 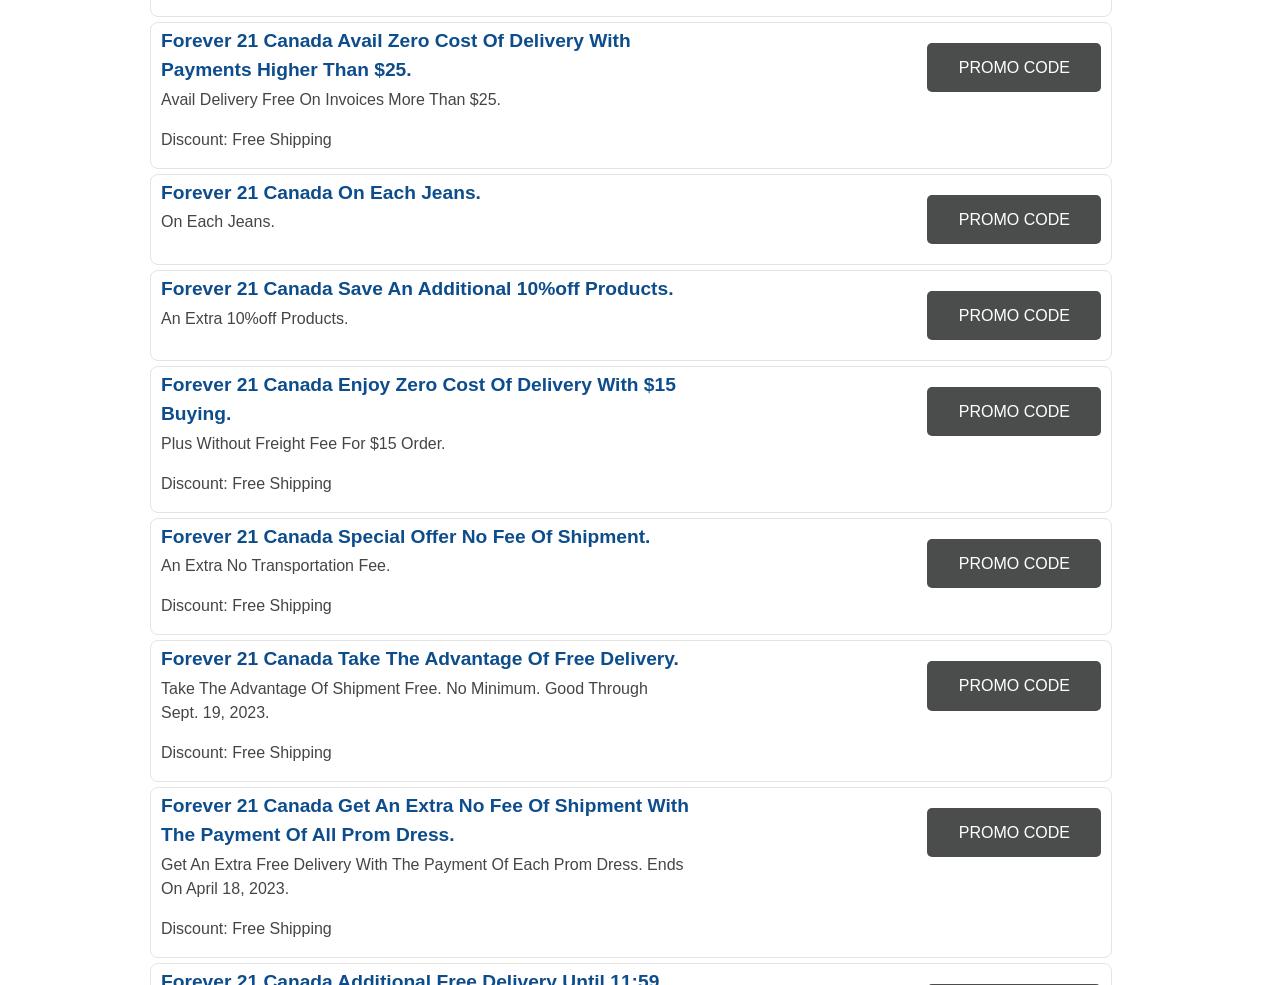 What do you see at coordinates (395, 53) in the screenshot?
I see `'Forever 21 Canada Avail Zero Cost Of Delivery With Payments Higher Than $25.'` at bounding box center [395, 53].